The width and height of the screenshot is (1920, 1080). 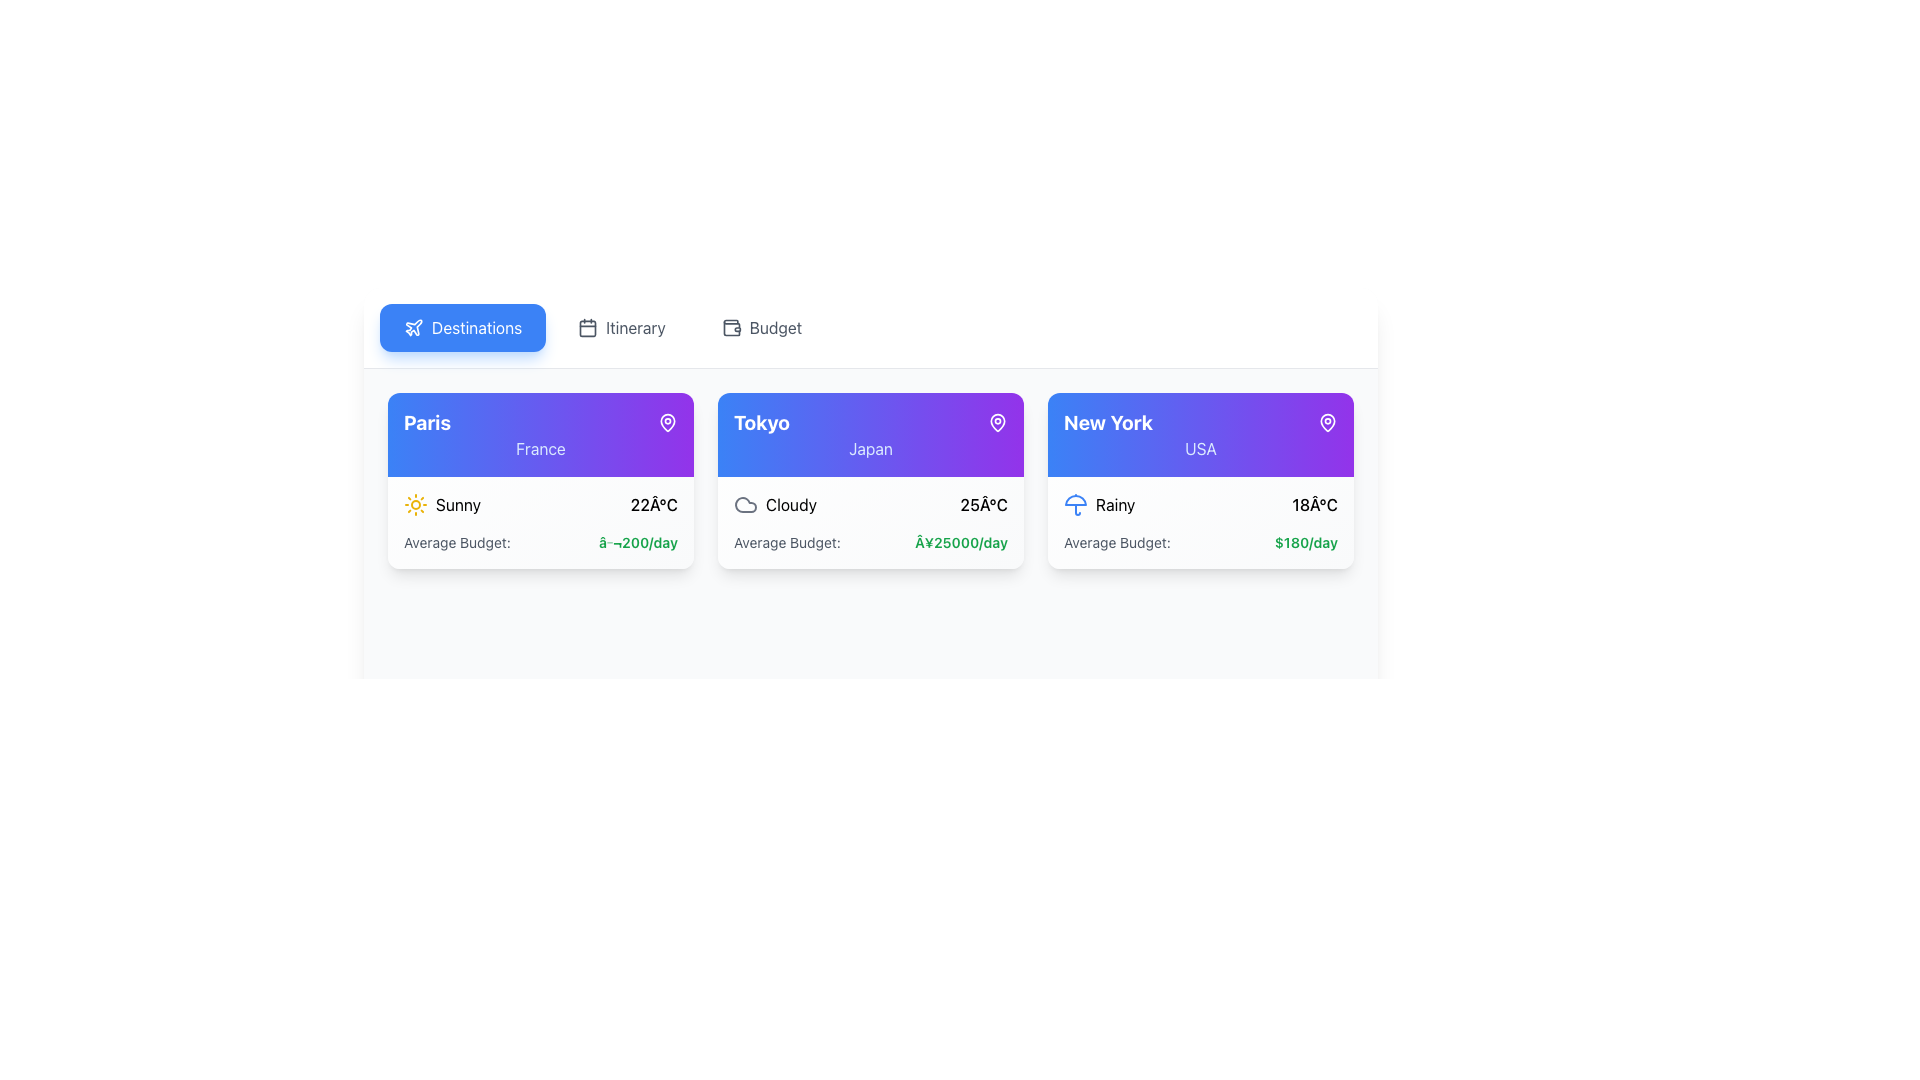 I want to click on the 'Budget' button, so click(x=760, y=326).